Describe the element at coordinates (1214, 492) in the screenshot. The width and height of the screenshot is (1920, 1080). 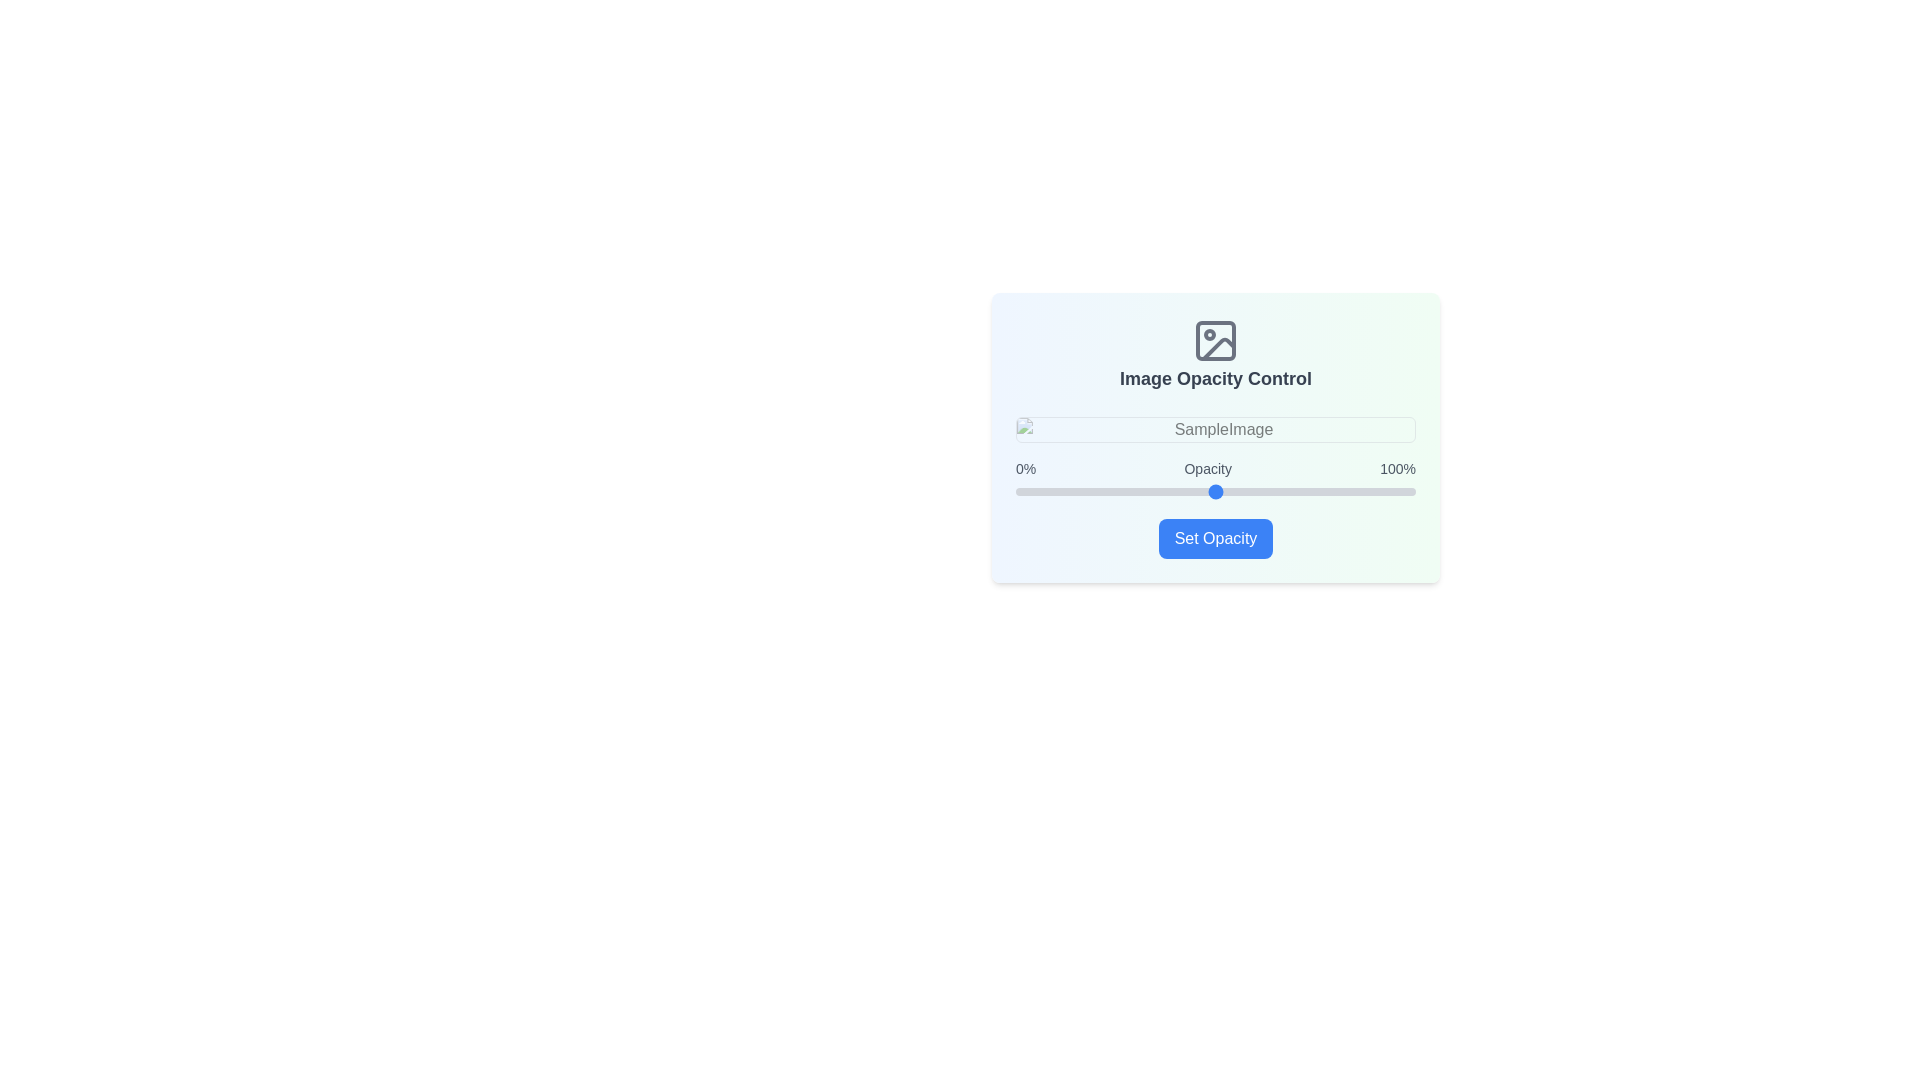
I see `the opacity slider to set the opacity to 50%` at that location.